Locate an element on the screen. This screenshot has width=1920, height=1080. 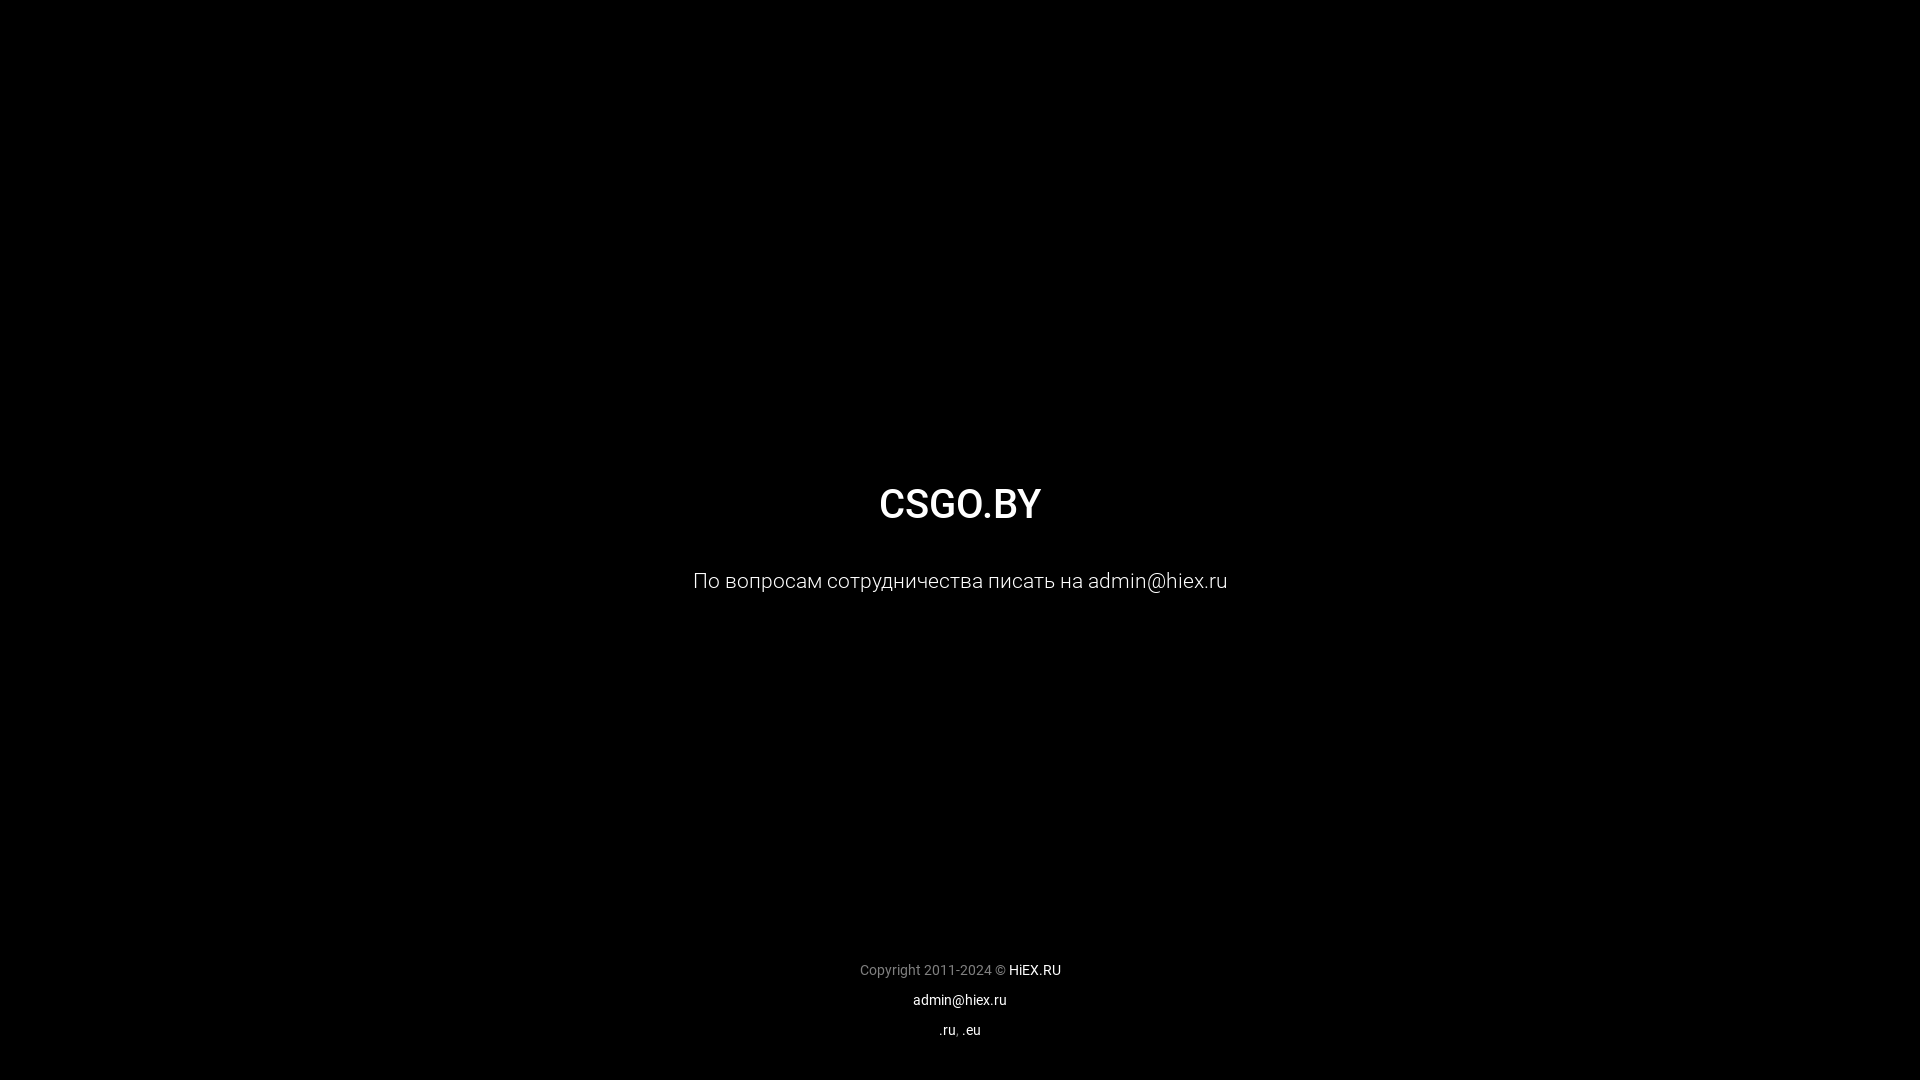
'.ru' is located at coordinates (946, 1029).